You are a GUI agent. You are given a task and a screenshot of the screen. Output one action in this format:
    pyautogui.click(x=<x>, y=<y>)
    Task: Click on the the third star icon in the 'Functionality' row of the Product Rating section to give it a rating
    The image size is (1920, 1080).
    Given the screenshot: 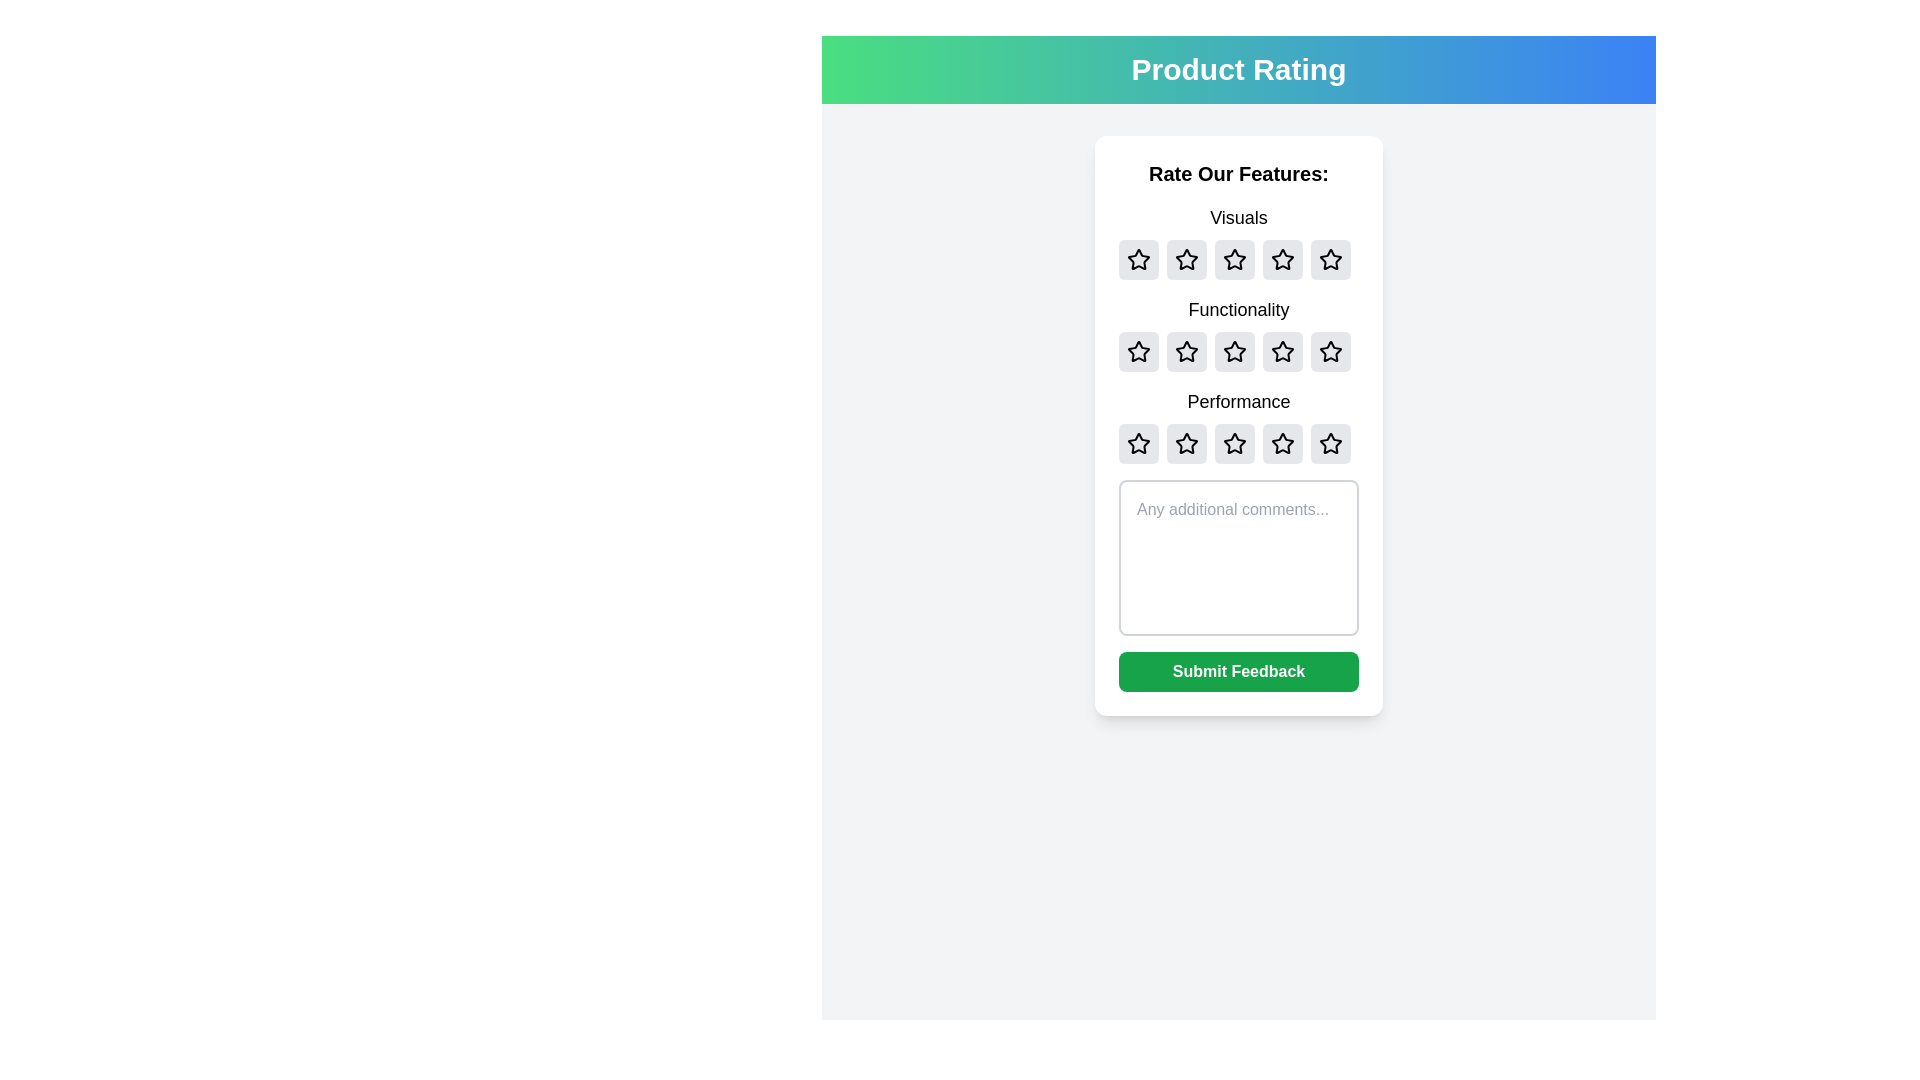 What is the action you would take?
    pyautogui.click(x=1233, y=350)
    